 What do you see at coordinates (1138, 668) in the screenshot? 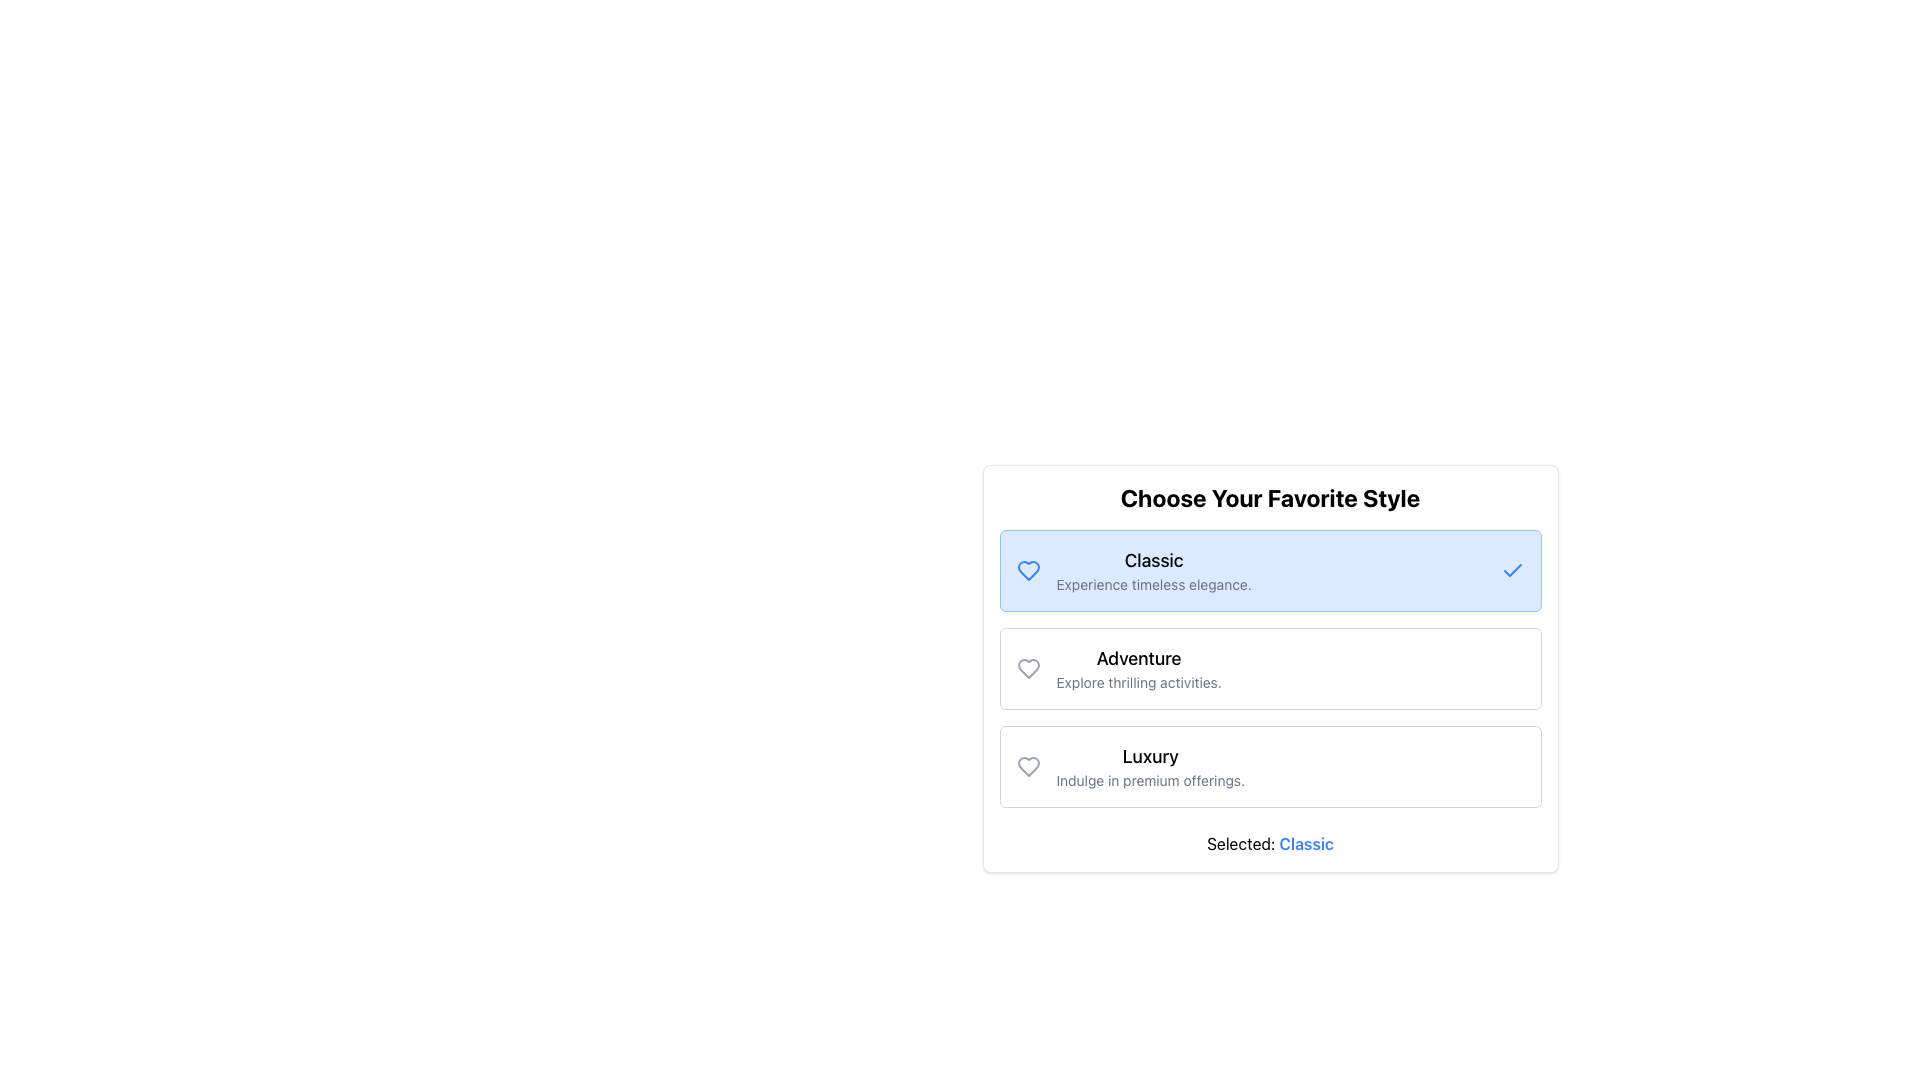
I see `to select the 'Adventure' option, which is the second selectable item in a vertically stacked list, featuring a bold title and a description` at bounding box center [1138, 668].